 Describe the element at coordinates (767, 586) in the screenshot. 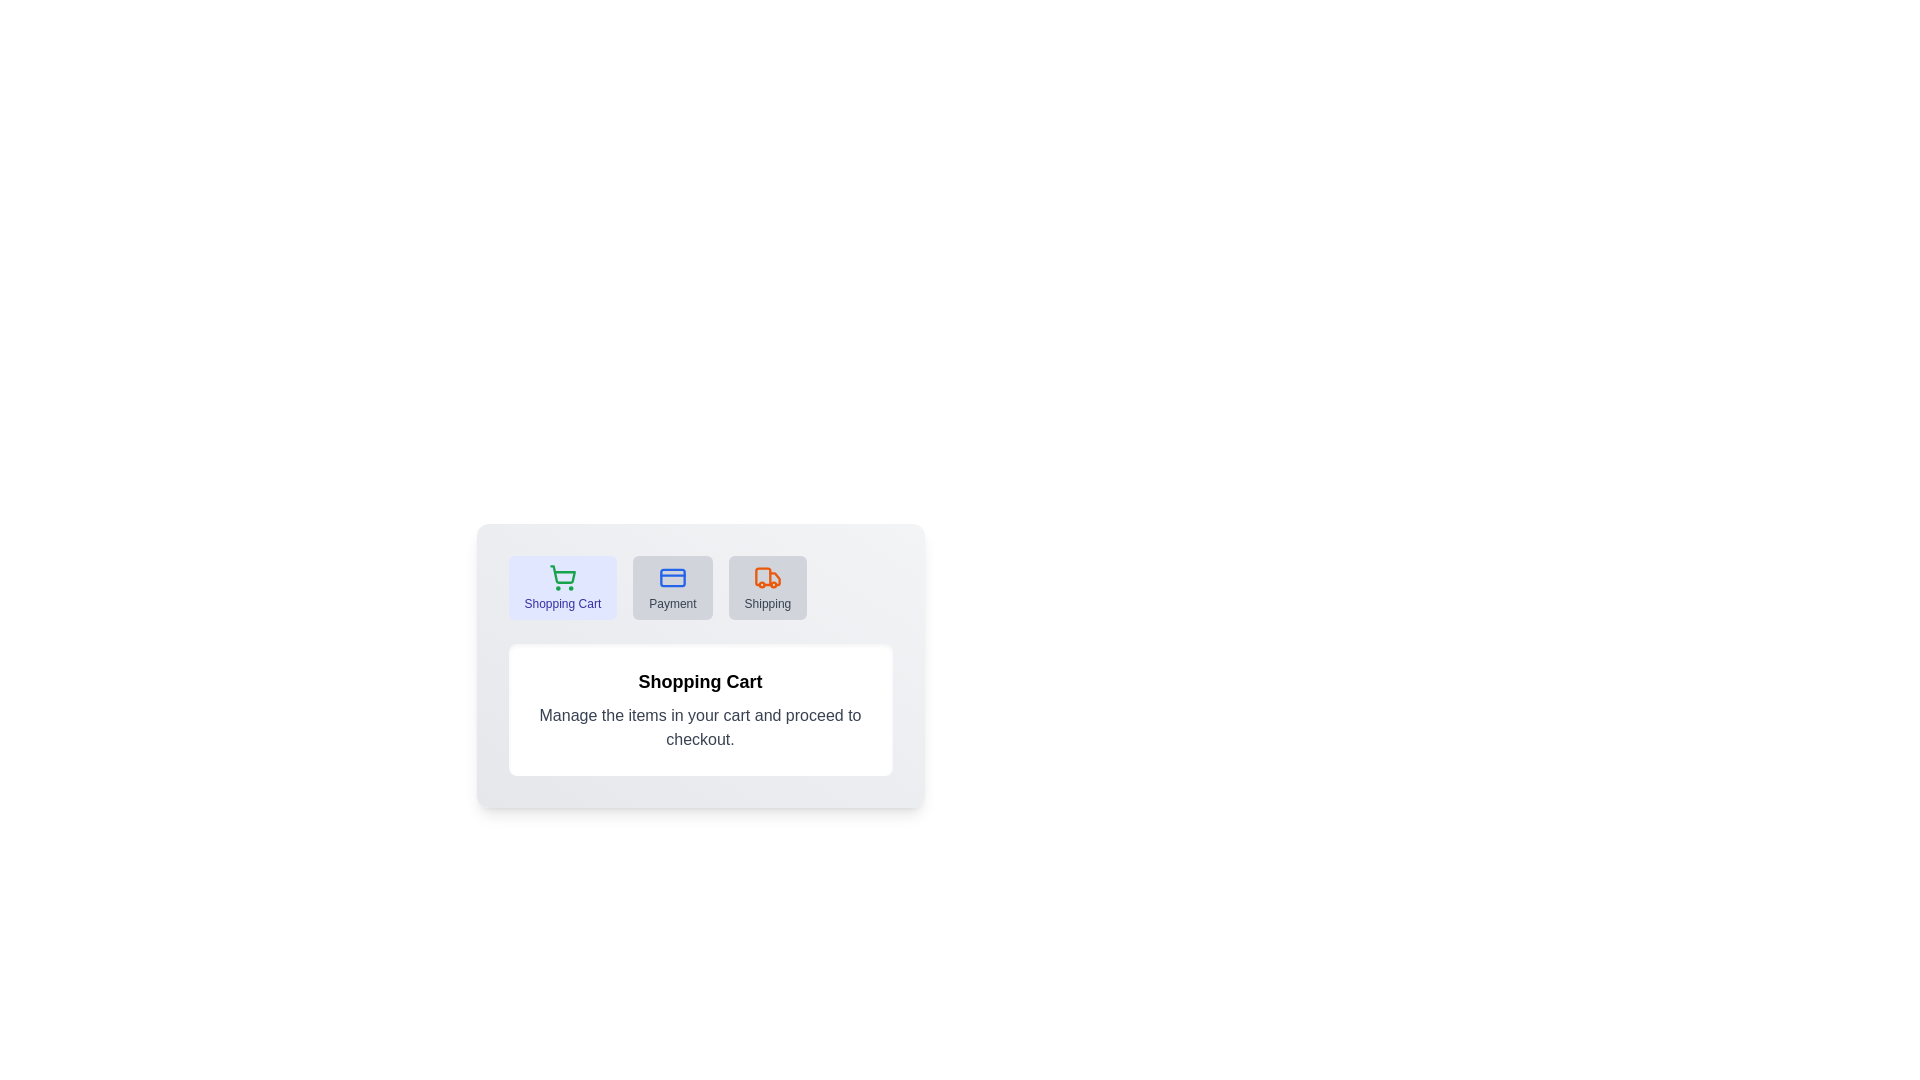

I see `the tab labeled 'Shipping' to observe its hover effect` at that location.